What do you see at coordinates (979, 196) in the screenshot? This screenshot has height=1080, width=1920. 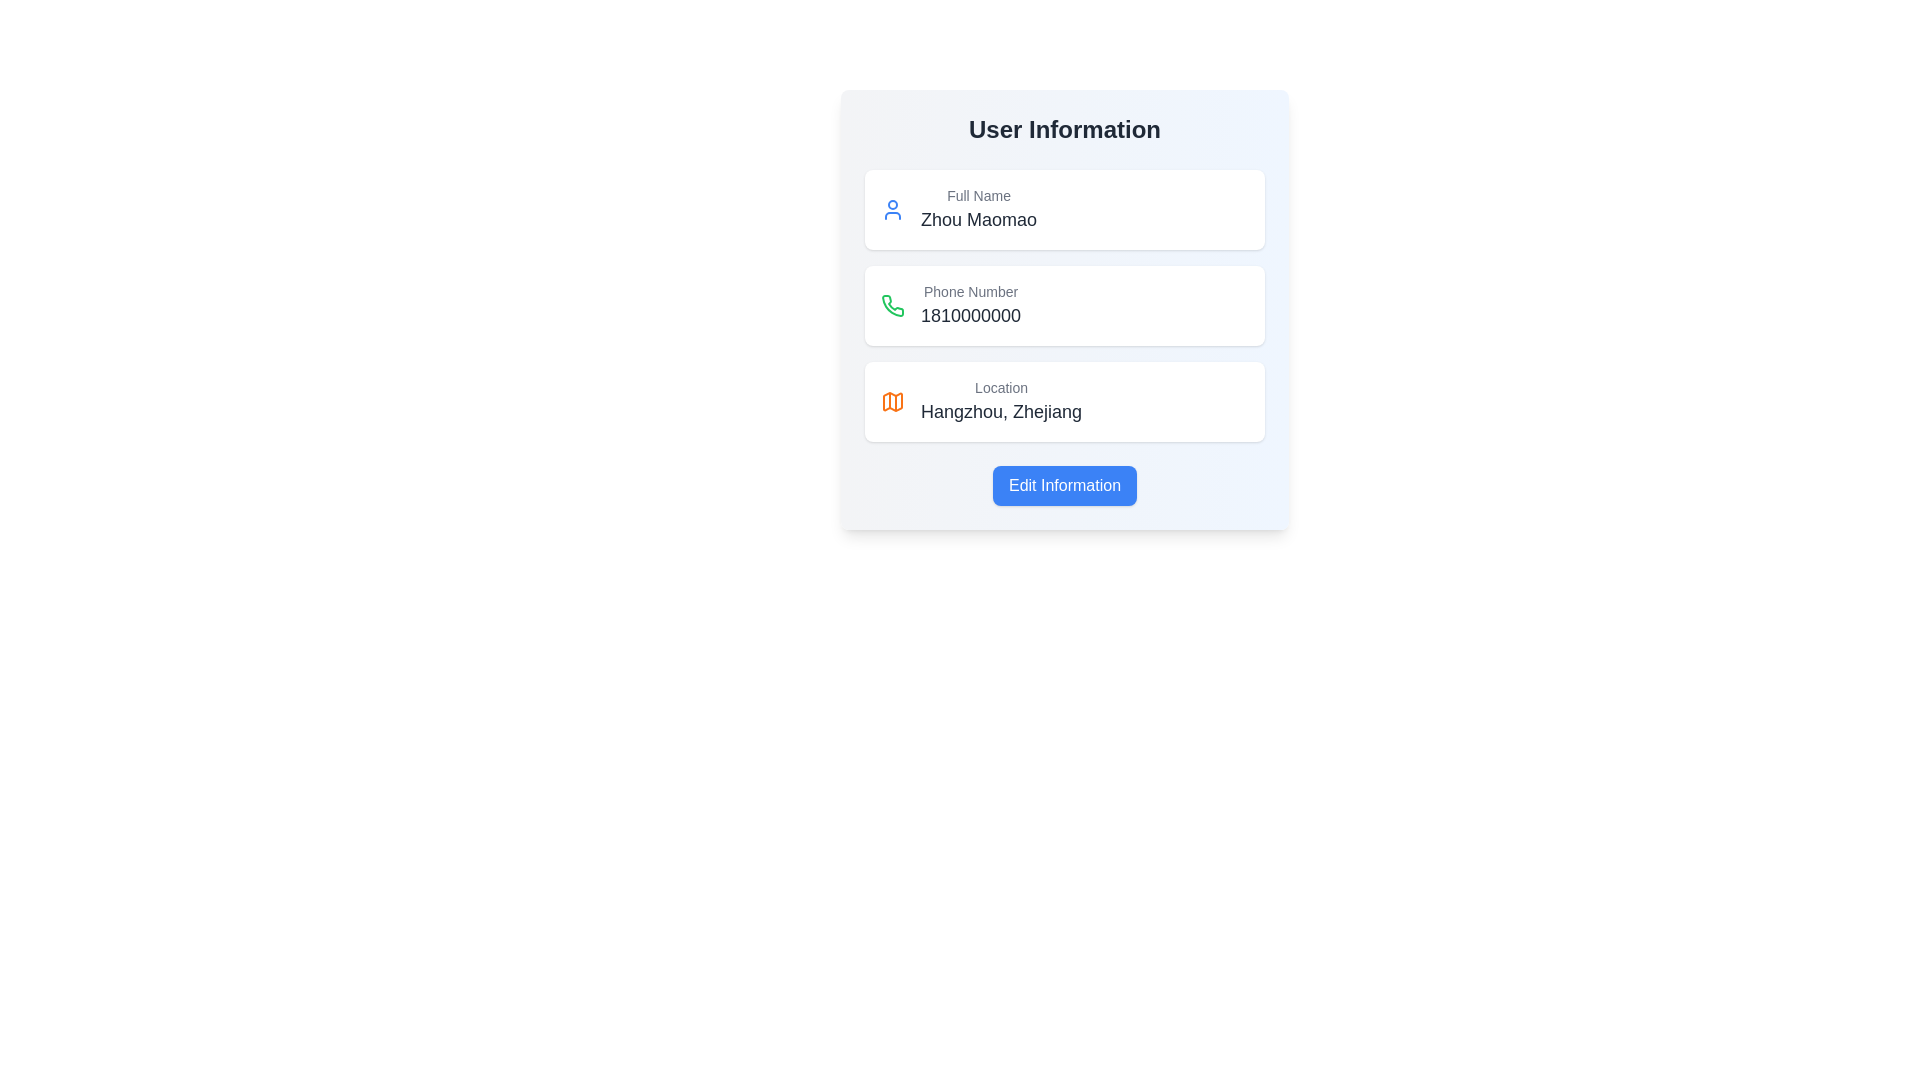 I see `the 'Full Name' label, which is styled in gray with a small font size and is positioned above the text 'Zhou Maomao' in the 'User Information' section` at bounding box center [979, 196].